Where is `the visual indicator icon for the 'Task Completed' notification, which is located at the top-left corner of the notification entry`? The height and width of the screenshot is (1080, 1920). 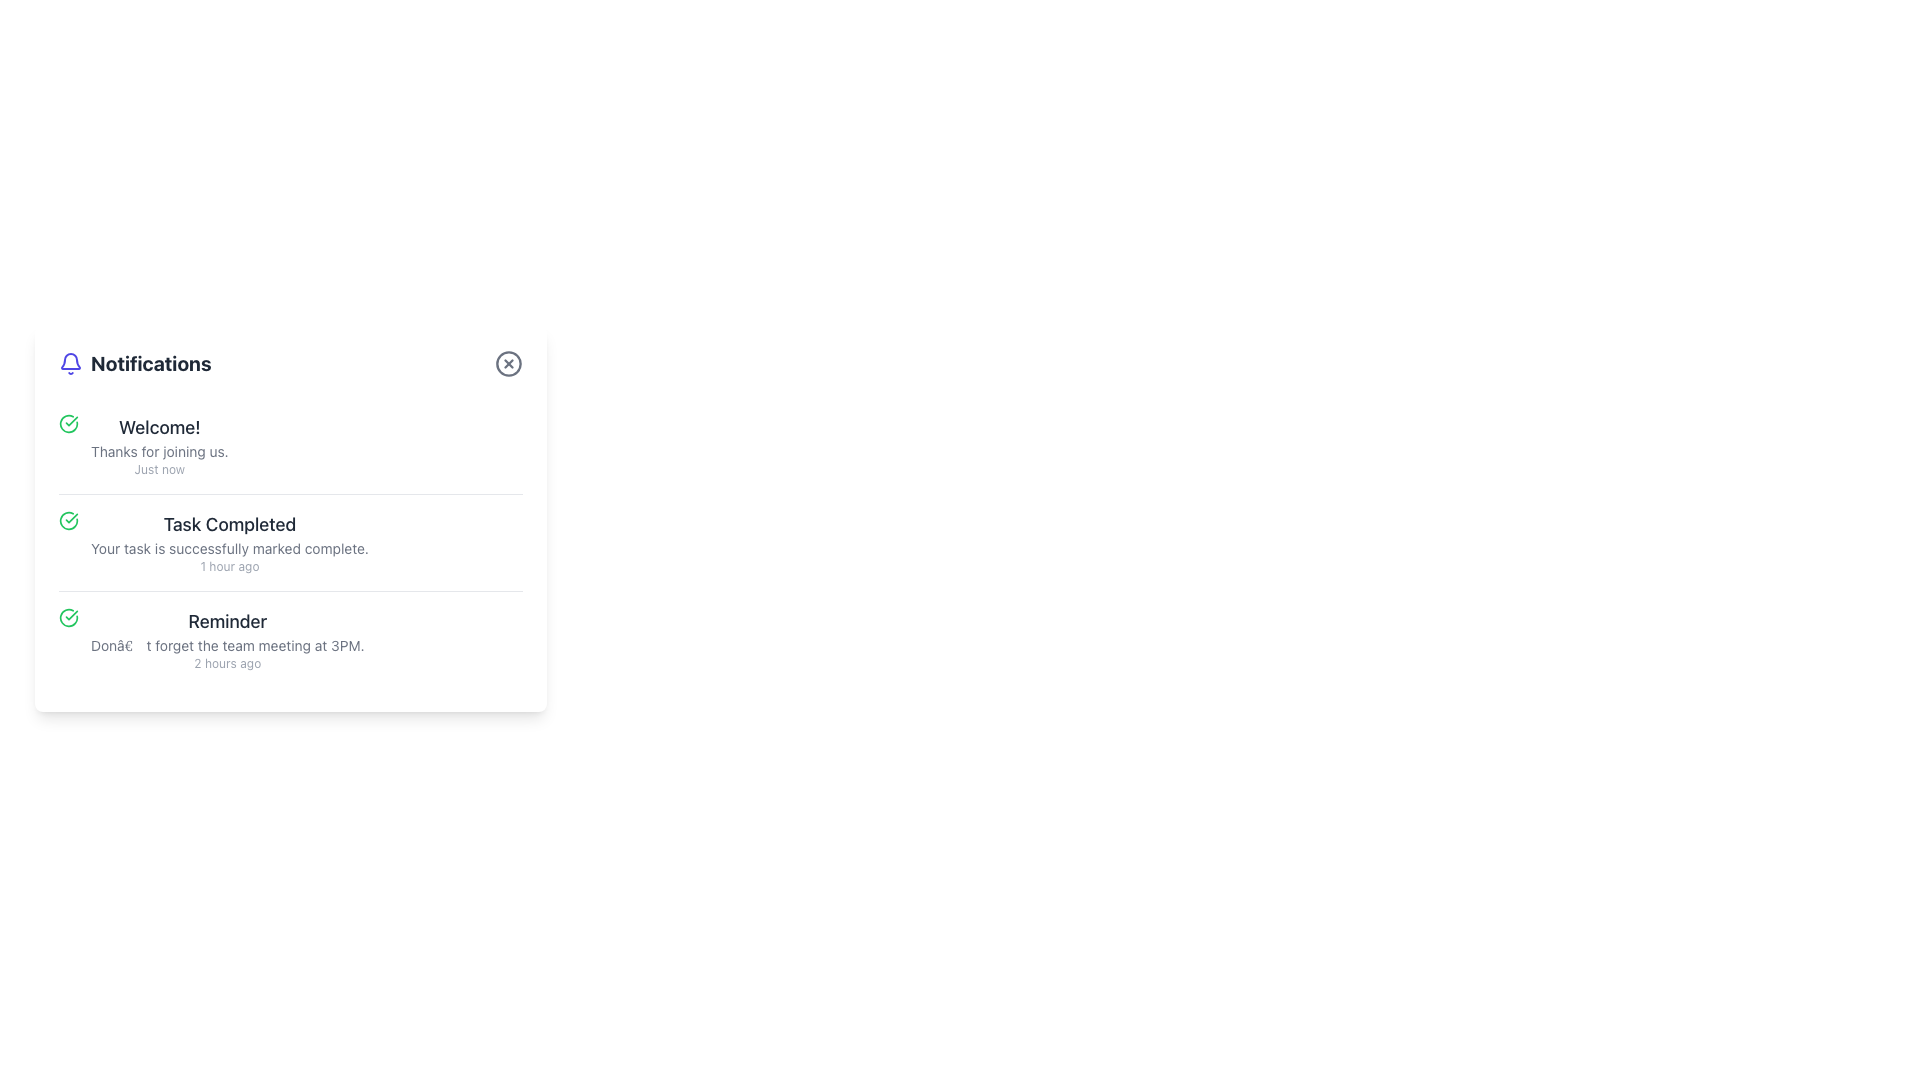 the visual indicator icon for the 'Task Completed' notification, which is located at the top-left corner of the notification entry is located at coordinates (68, 519).